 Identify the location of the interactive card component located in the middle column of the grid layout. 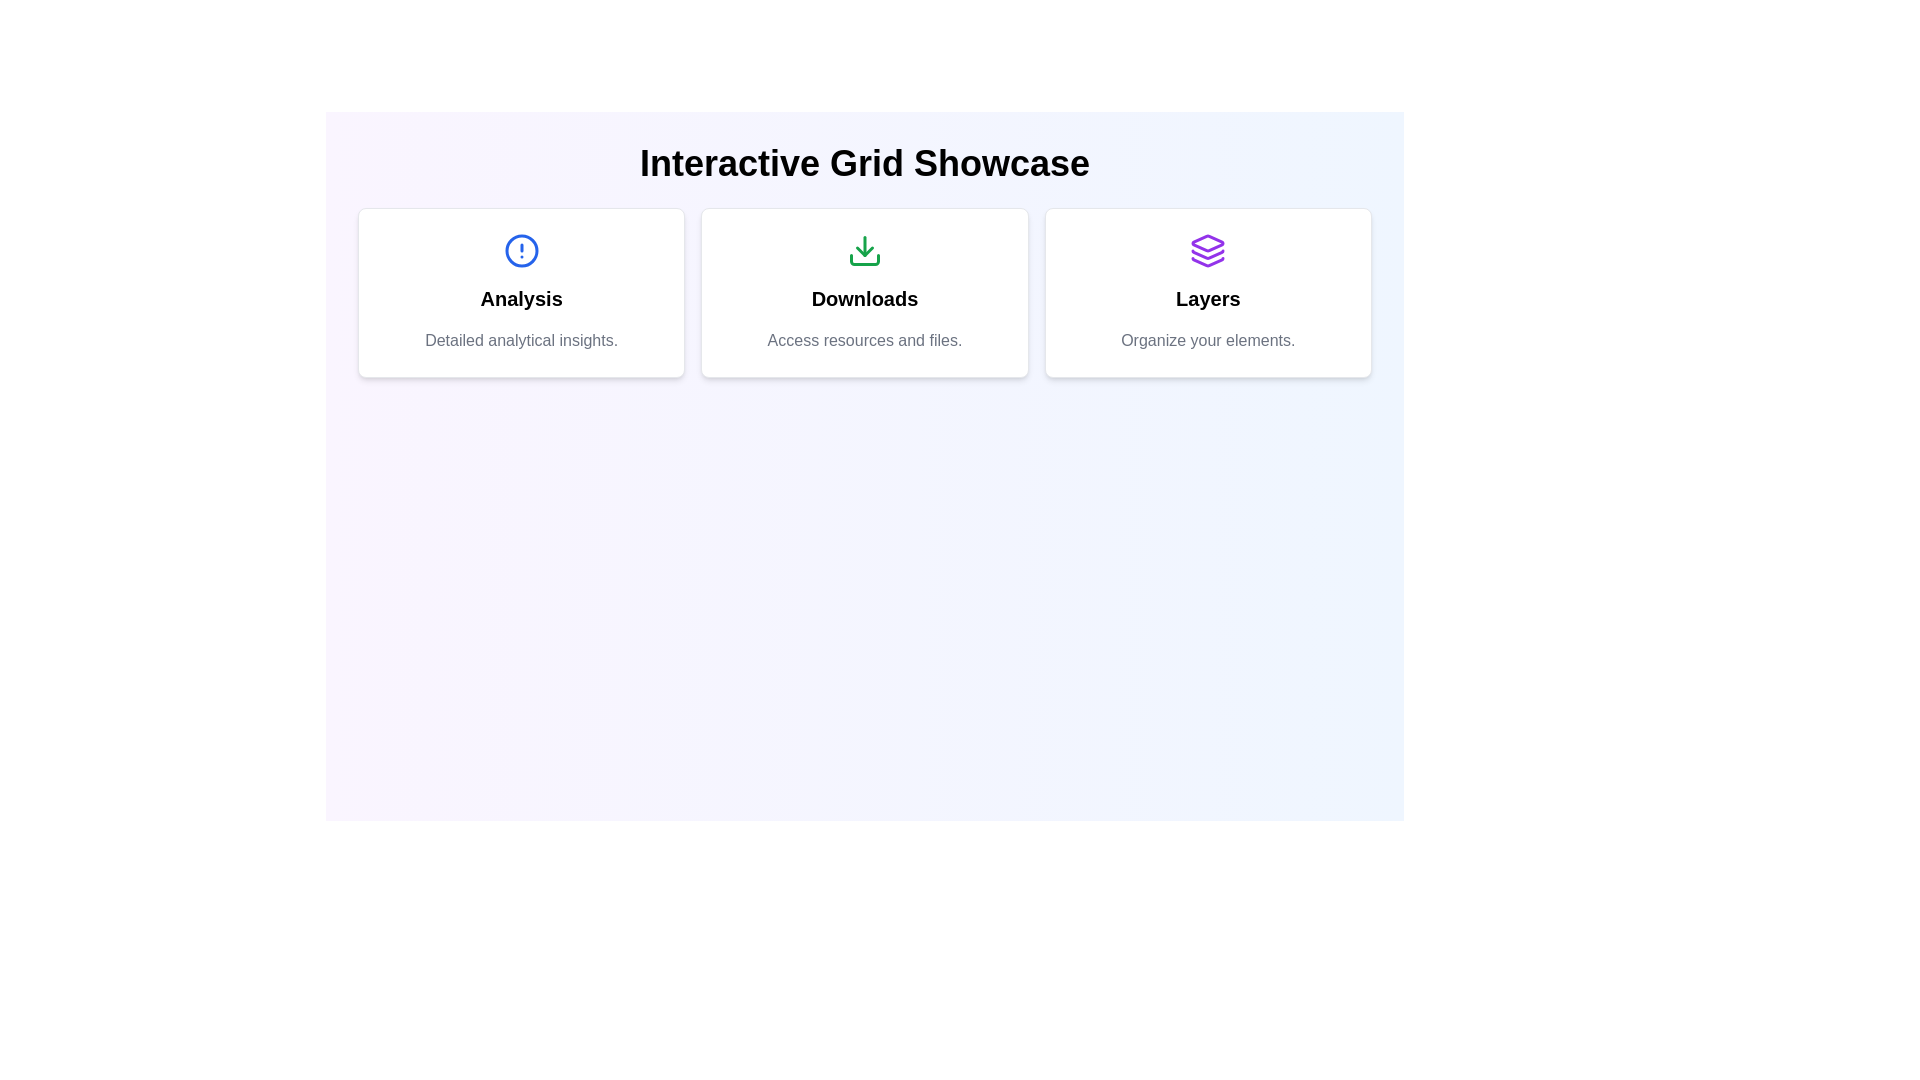
(864, 293).